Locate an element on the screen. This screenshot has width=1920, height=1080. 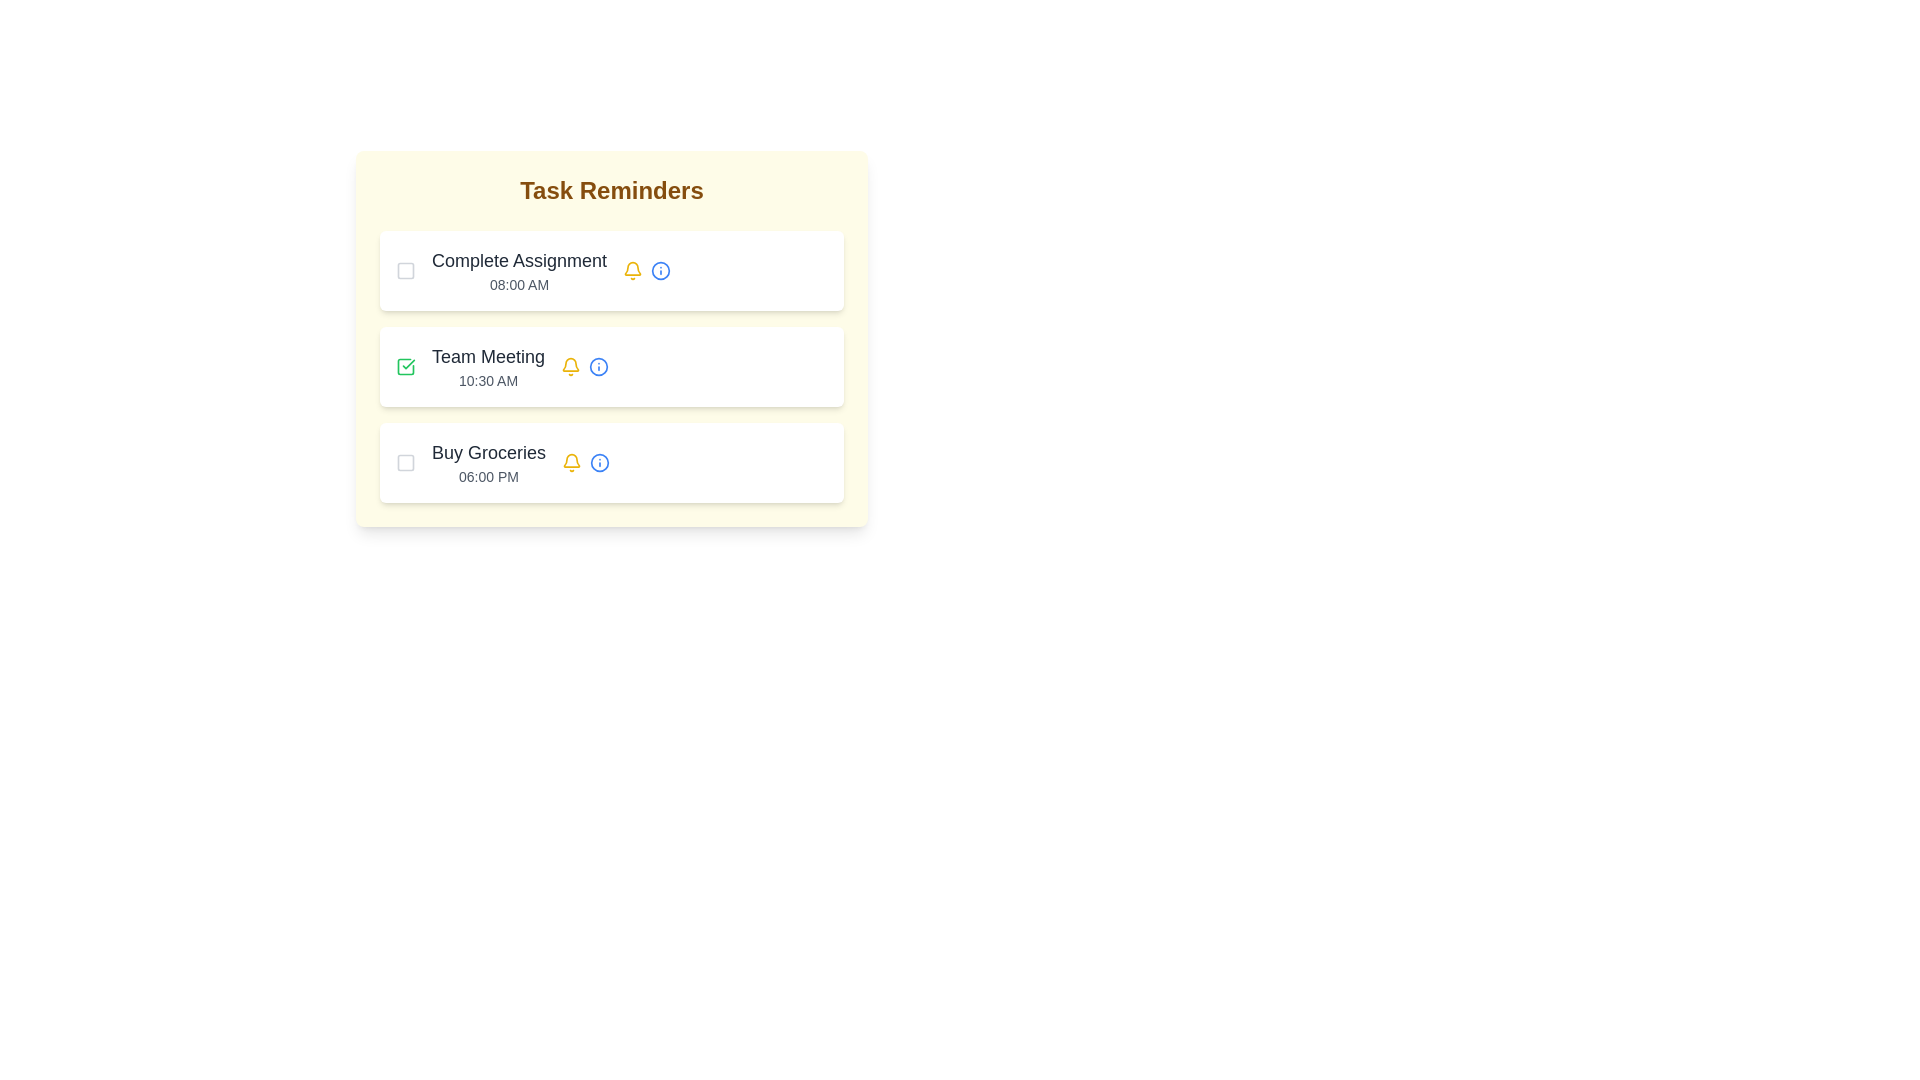
the second task in the 'Task Reminders' list titled 'Team Meeting' is located at coordinates (610, 366).